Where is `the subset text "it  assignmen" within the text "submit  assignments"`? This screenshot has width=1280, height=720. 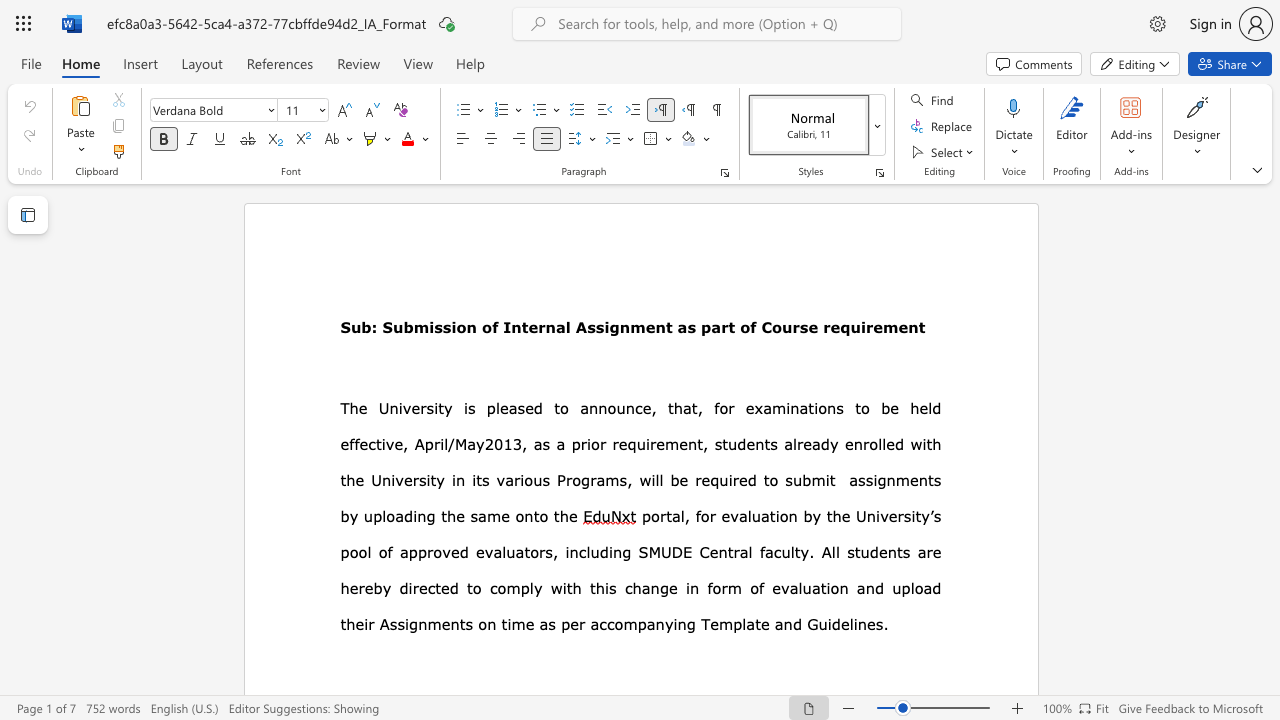
the subset text "it  assignmen" within the text "submit  assignments" is located at coordinates (825, 480).